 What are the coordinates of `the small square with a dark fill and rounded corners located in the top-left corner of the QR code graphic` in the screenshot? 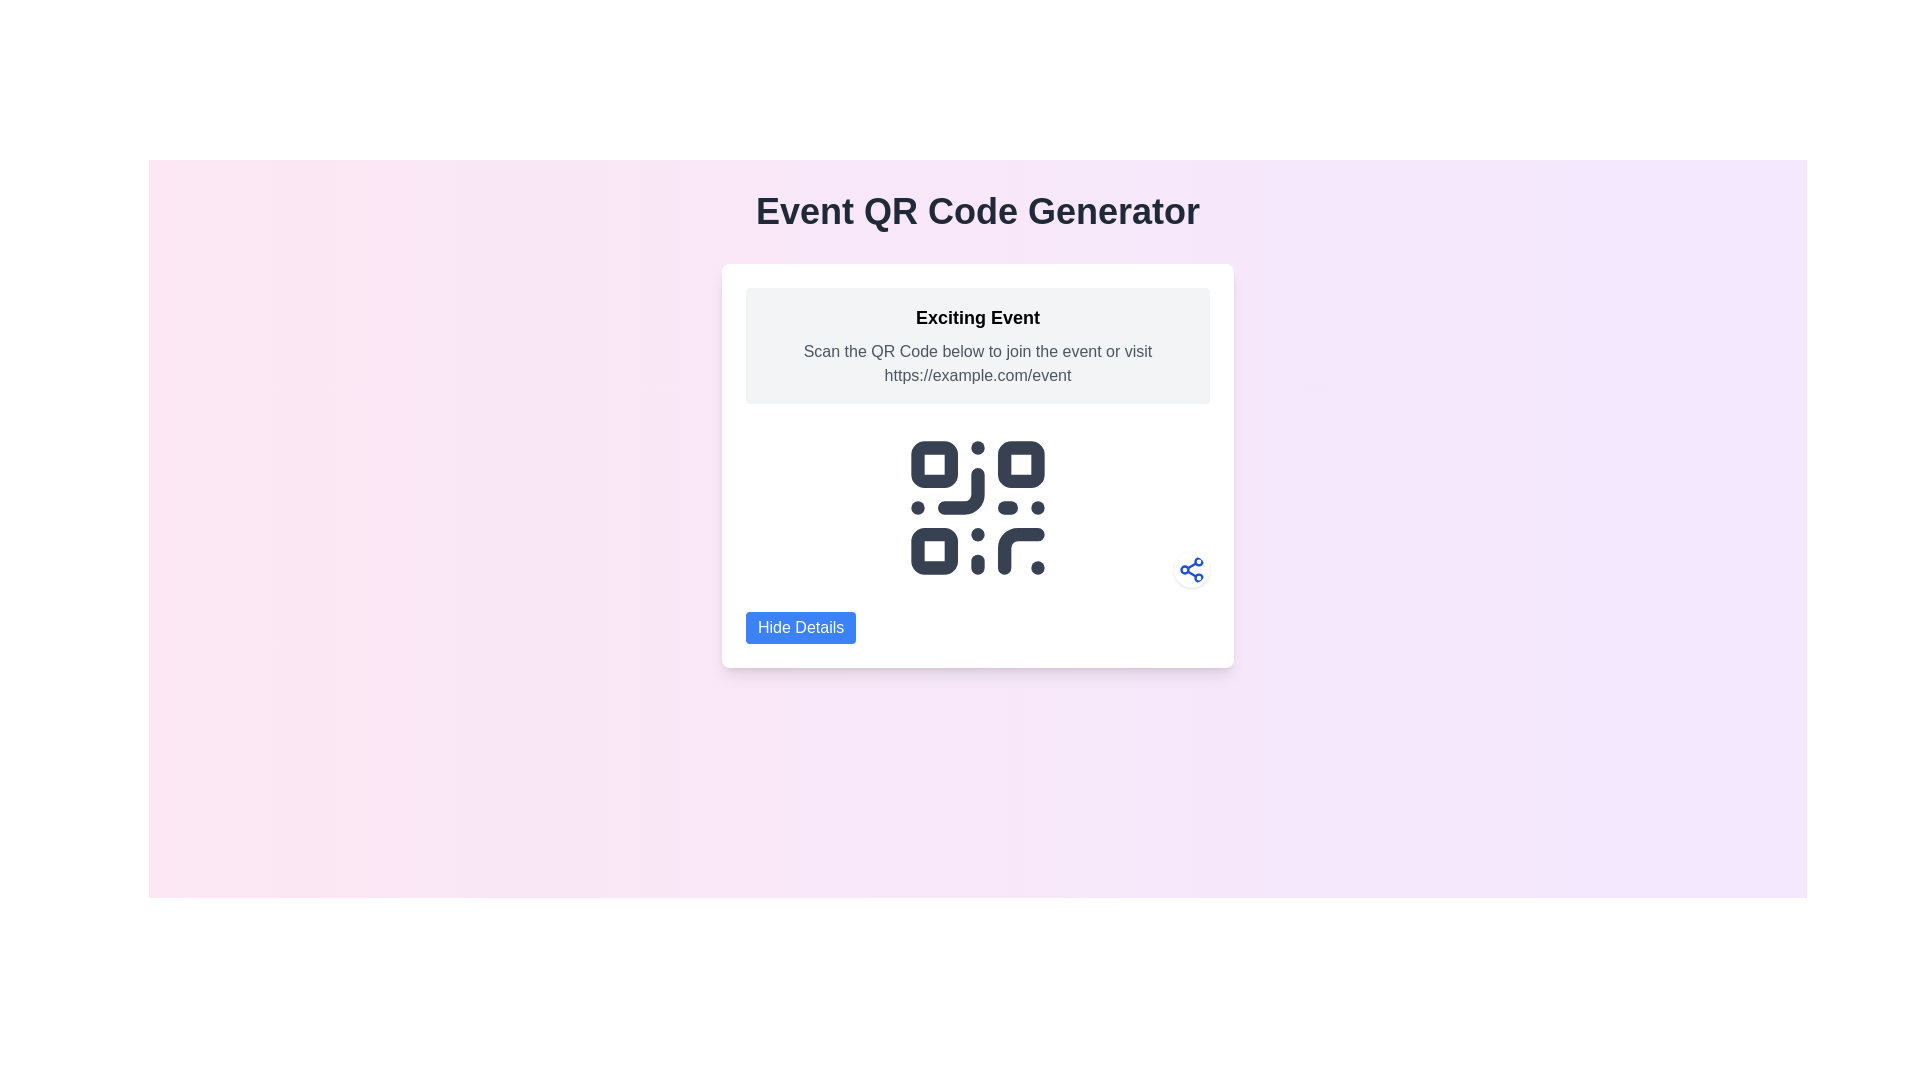 It's located at (933, 464).